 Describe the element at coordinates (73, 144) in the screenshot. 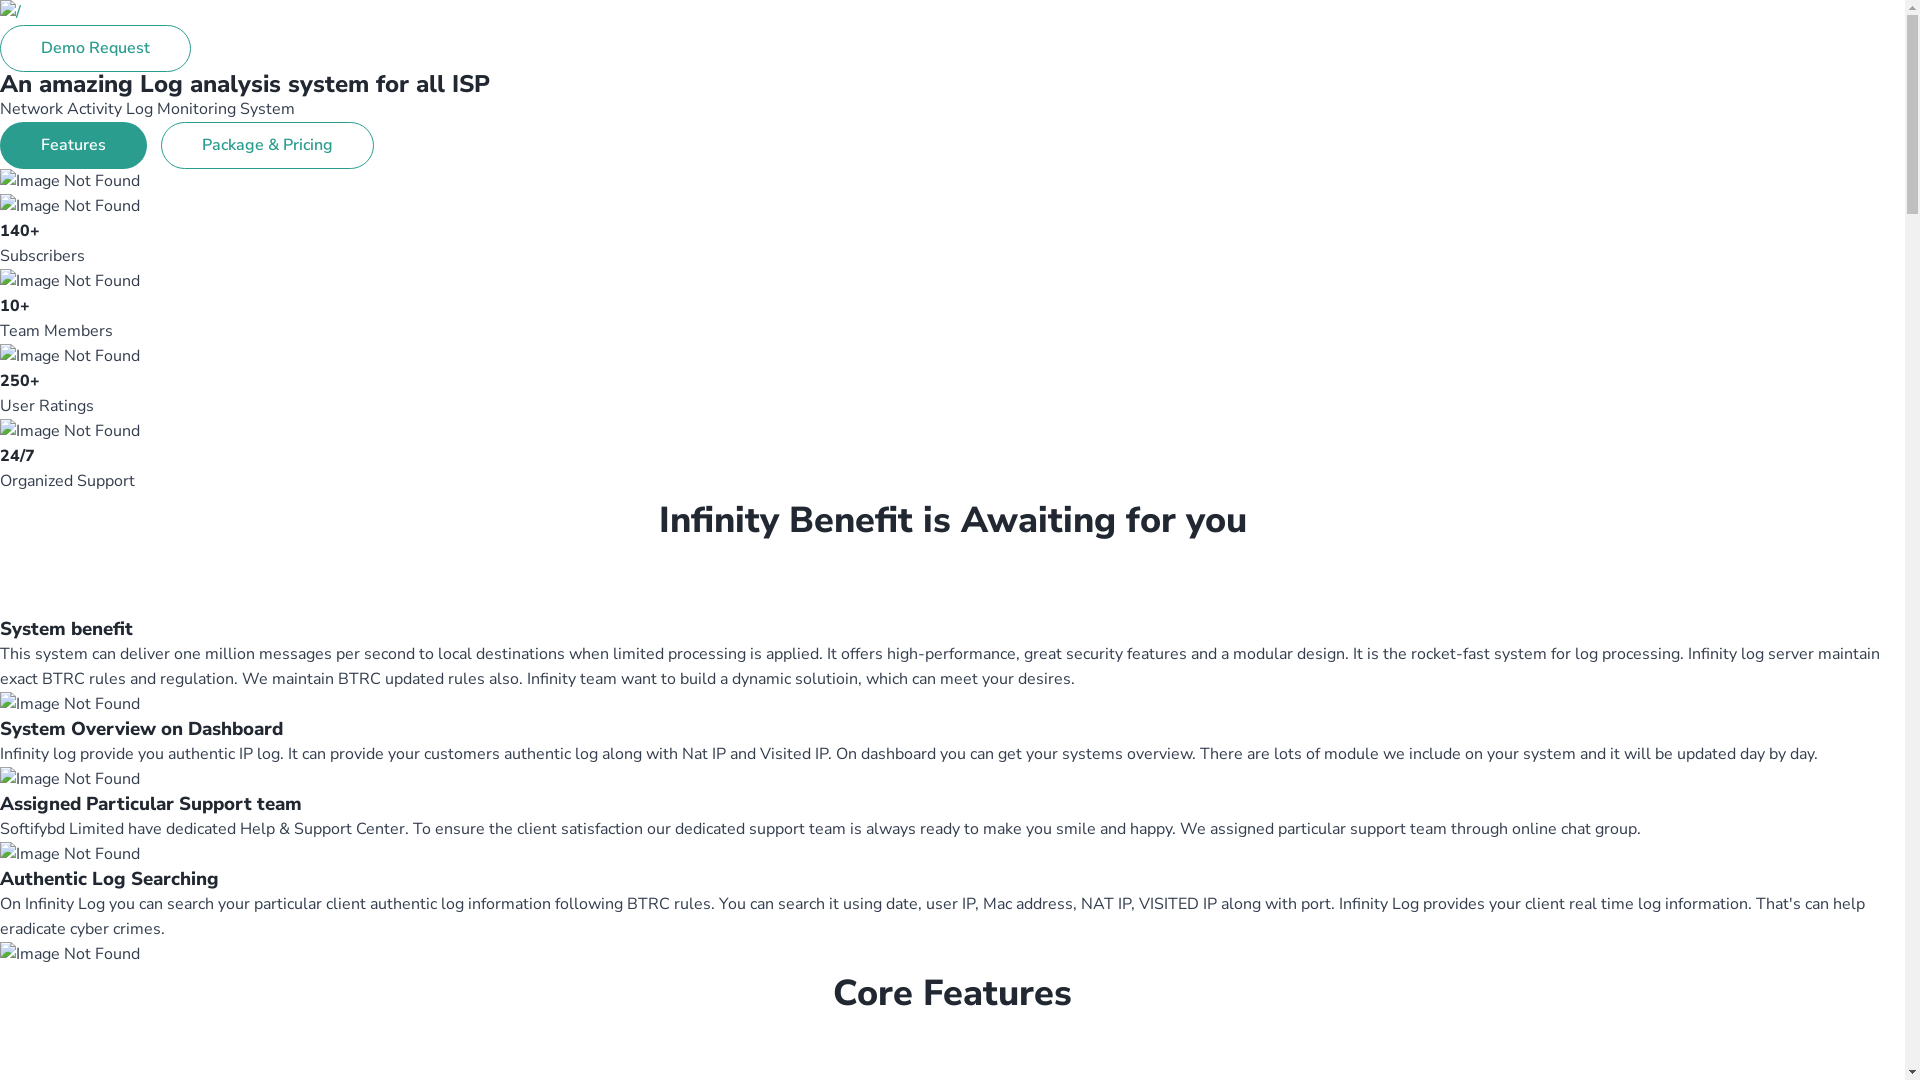

I see `'Features'` at that location.